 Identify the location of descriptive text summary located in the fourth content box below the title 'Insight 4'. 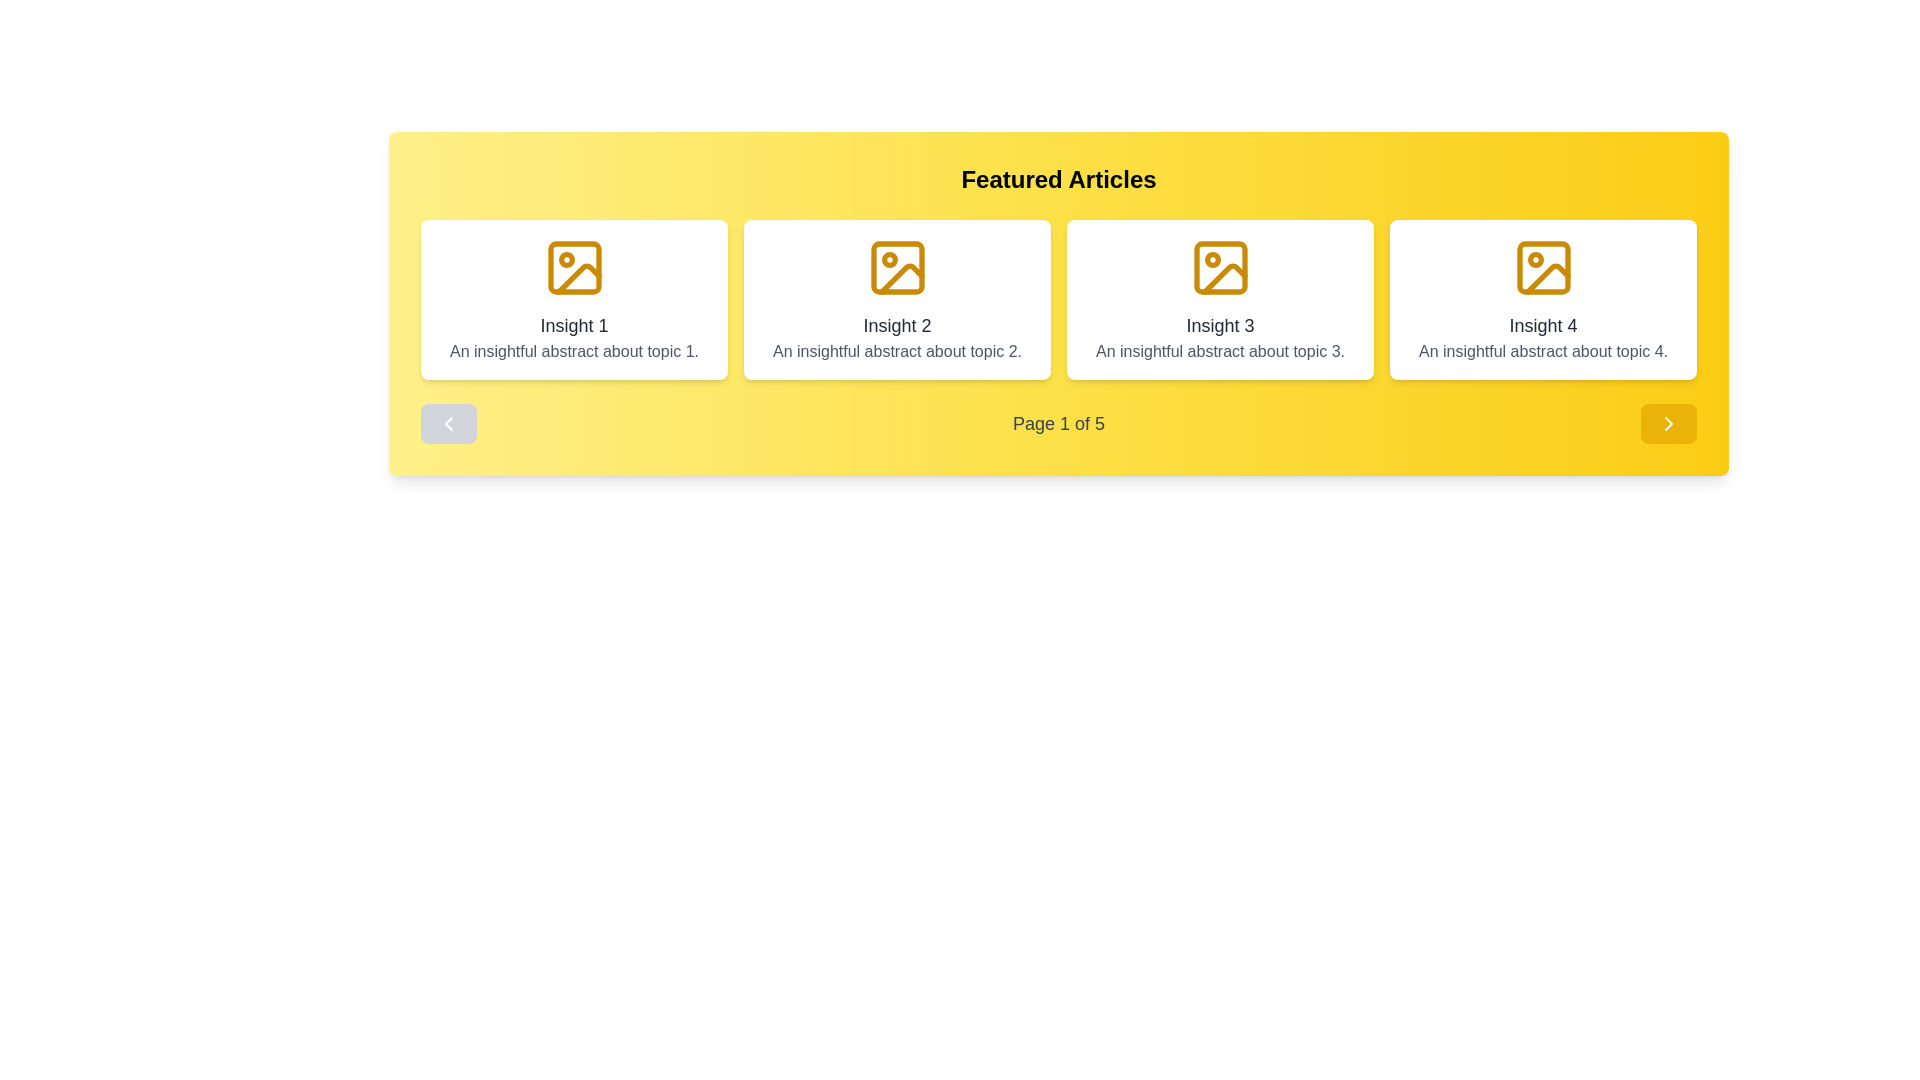
(1542, 350).